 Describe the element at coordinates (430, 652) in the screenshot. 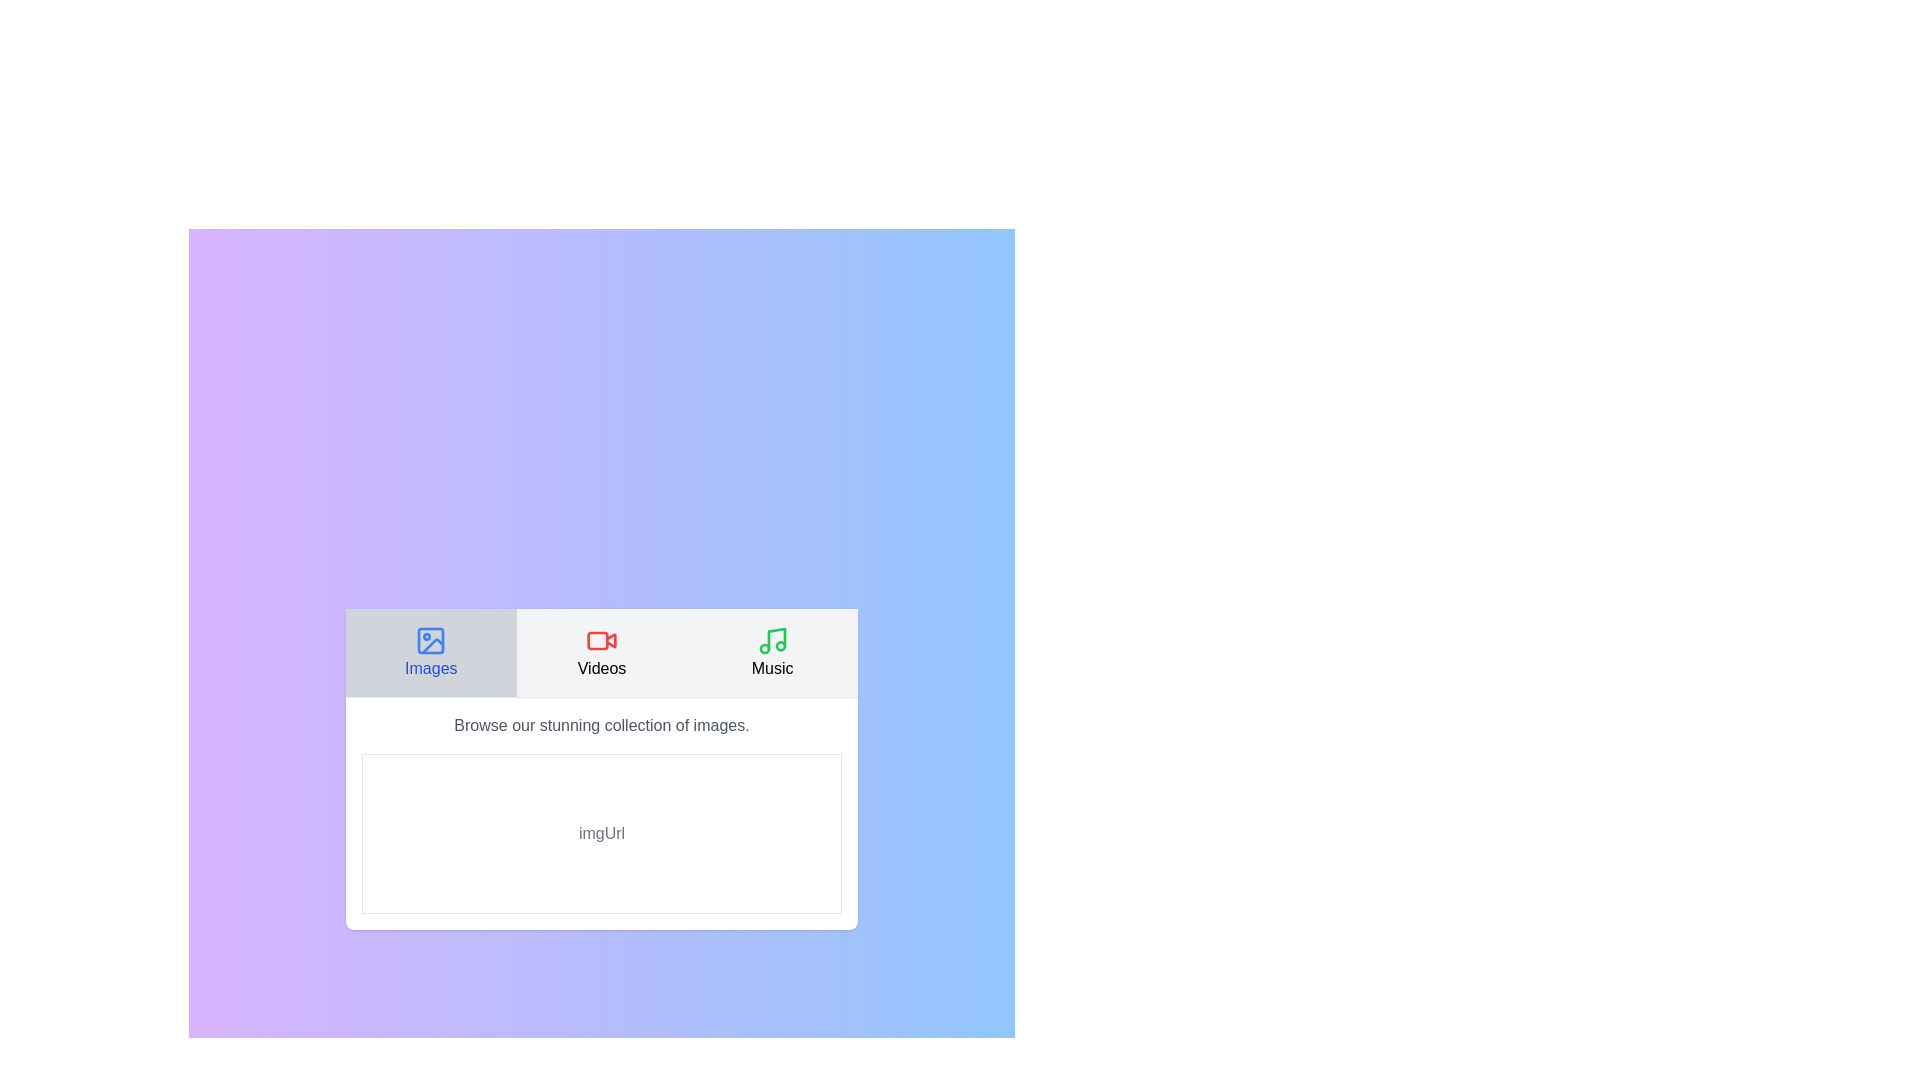

I see `the Images tab to switch to its content` at that location.